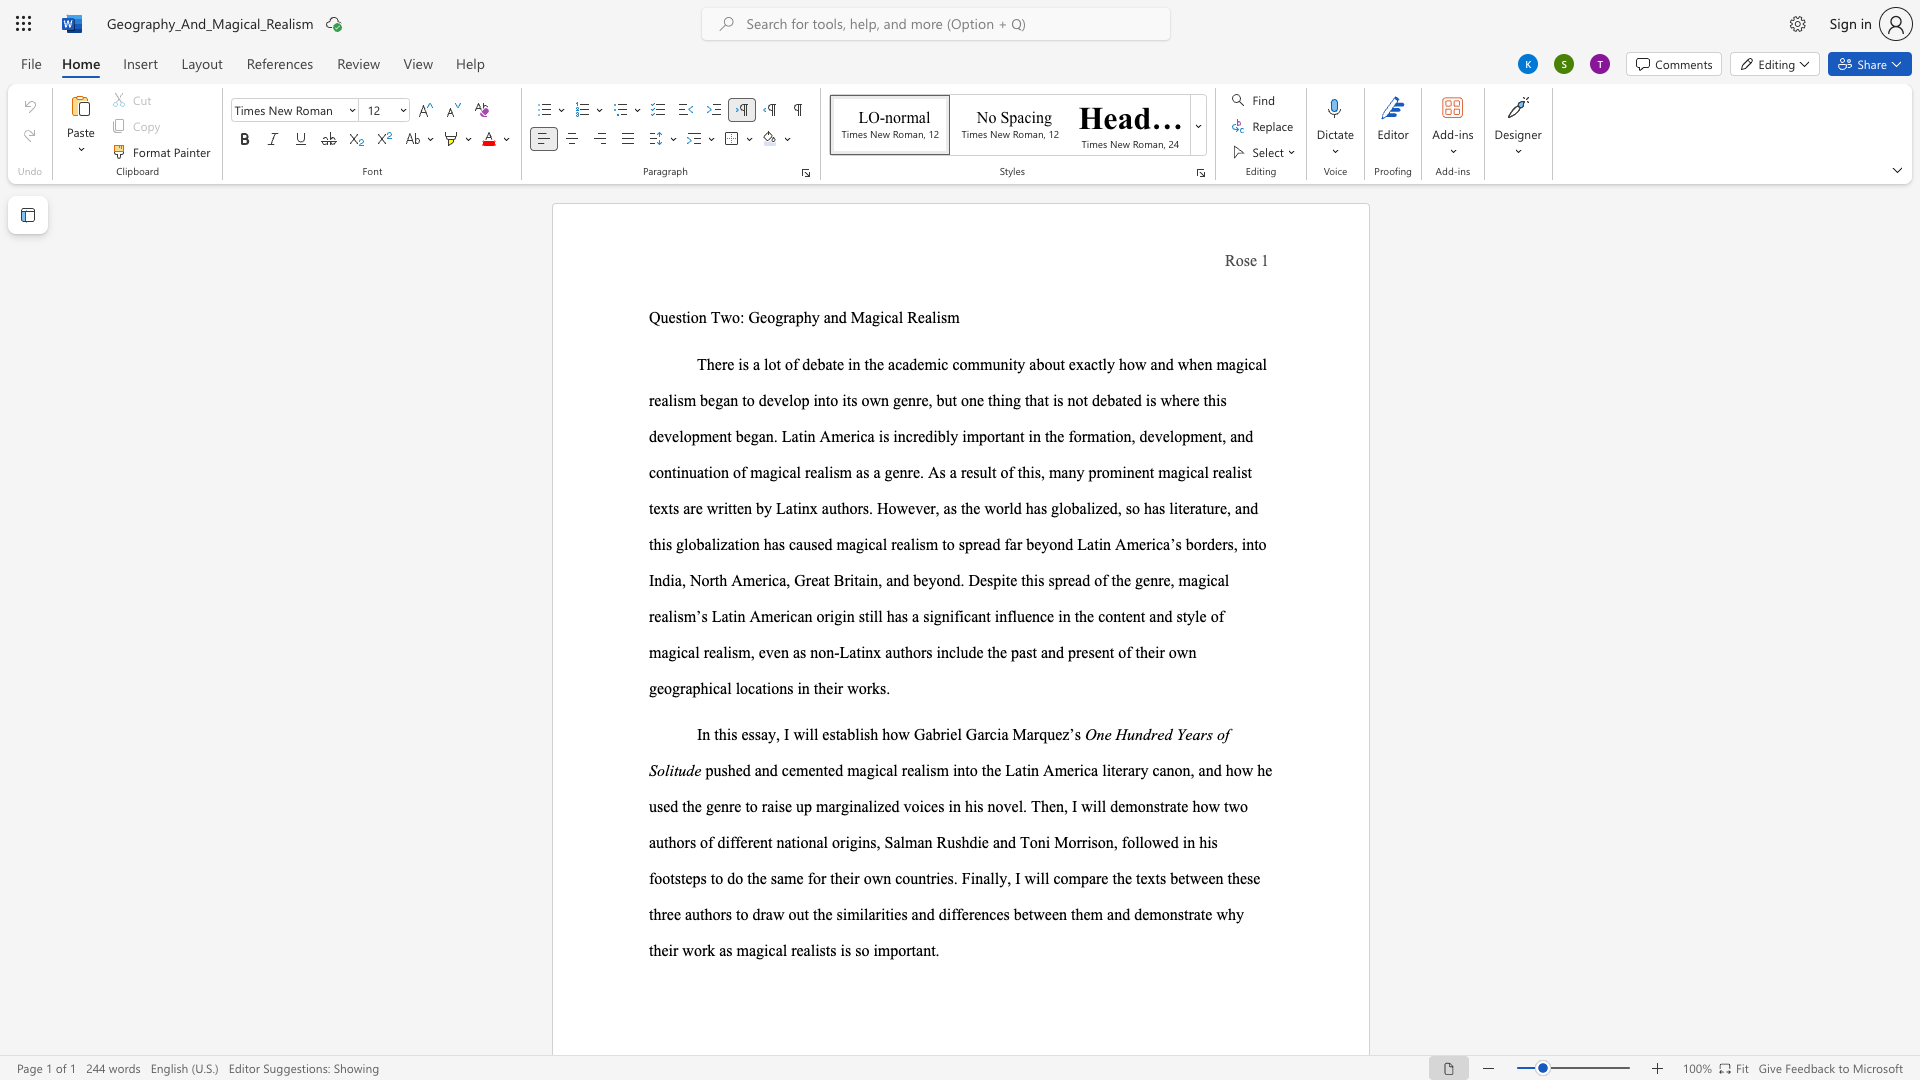 The height and width of the screenshot is (1080, 1920). I want to click on the 4th character "o" in the text, so click(666, 877).